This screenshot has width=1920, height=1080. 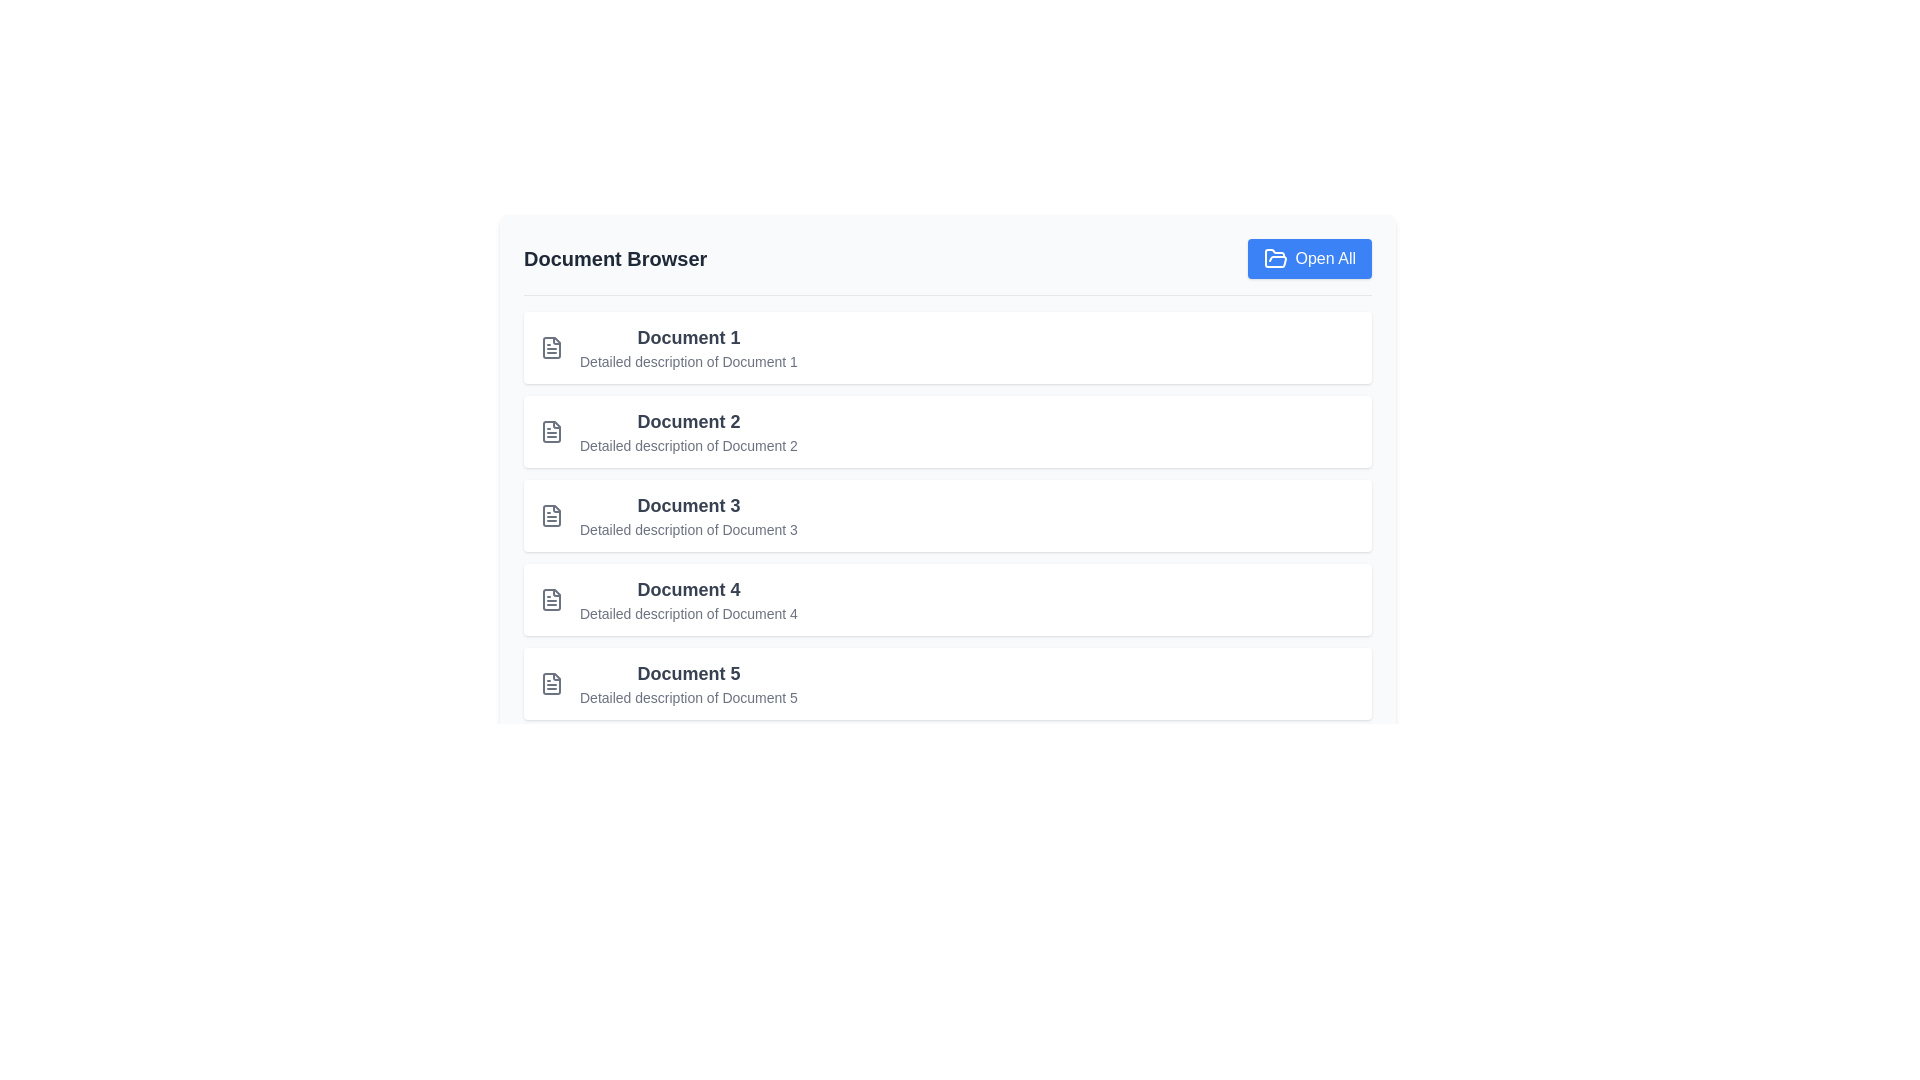 I want to click on the static text label that says 'Detailed description of Document 5', which is located directly beneath the title 'Document 5', so click(x=688, y=697).